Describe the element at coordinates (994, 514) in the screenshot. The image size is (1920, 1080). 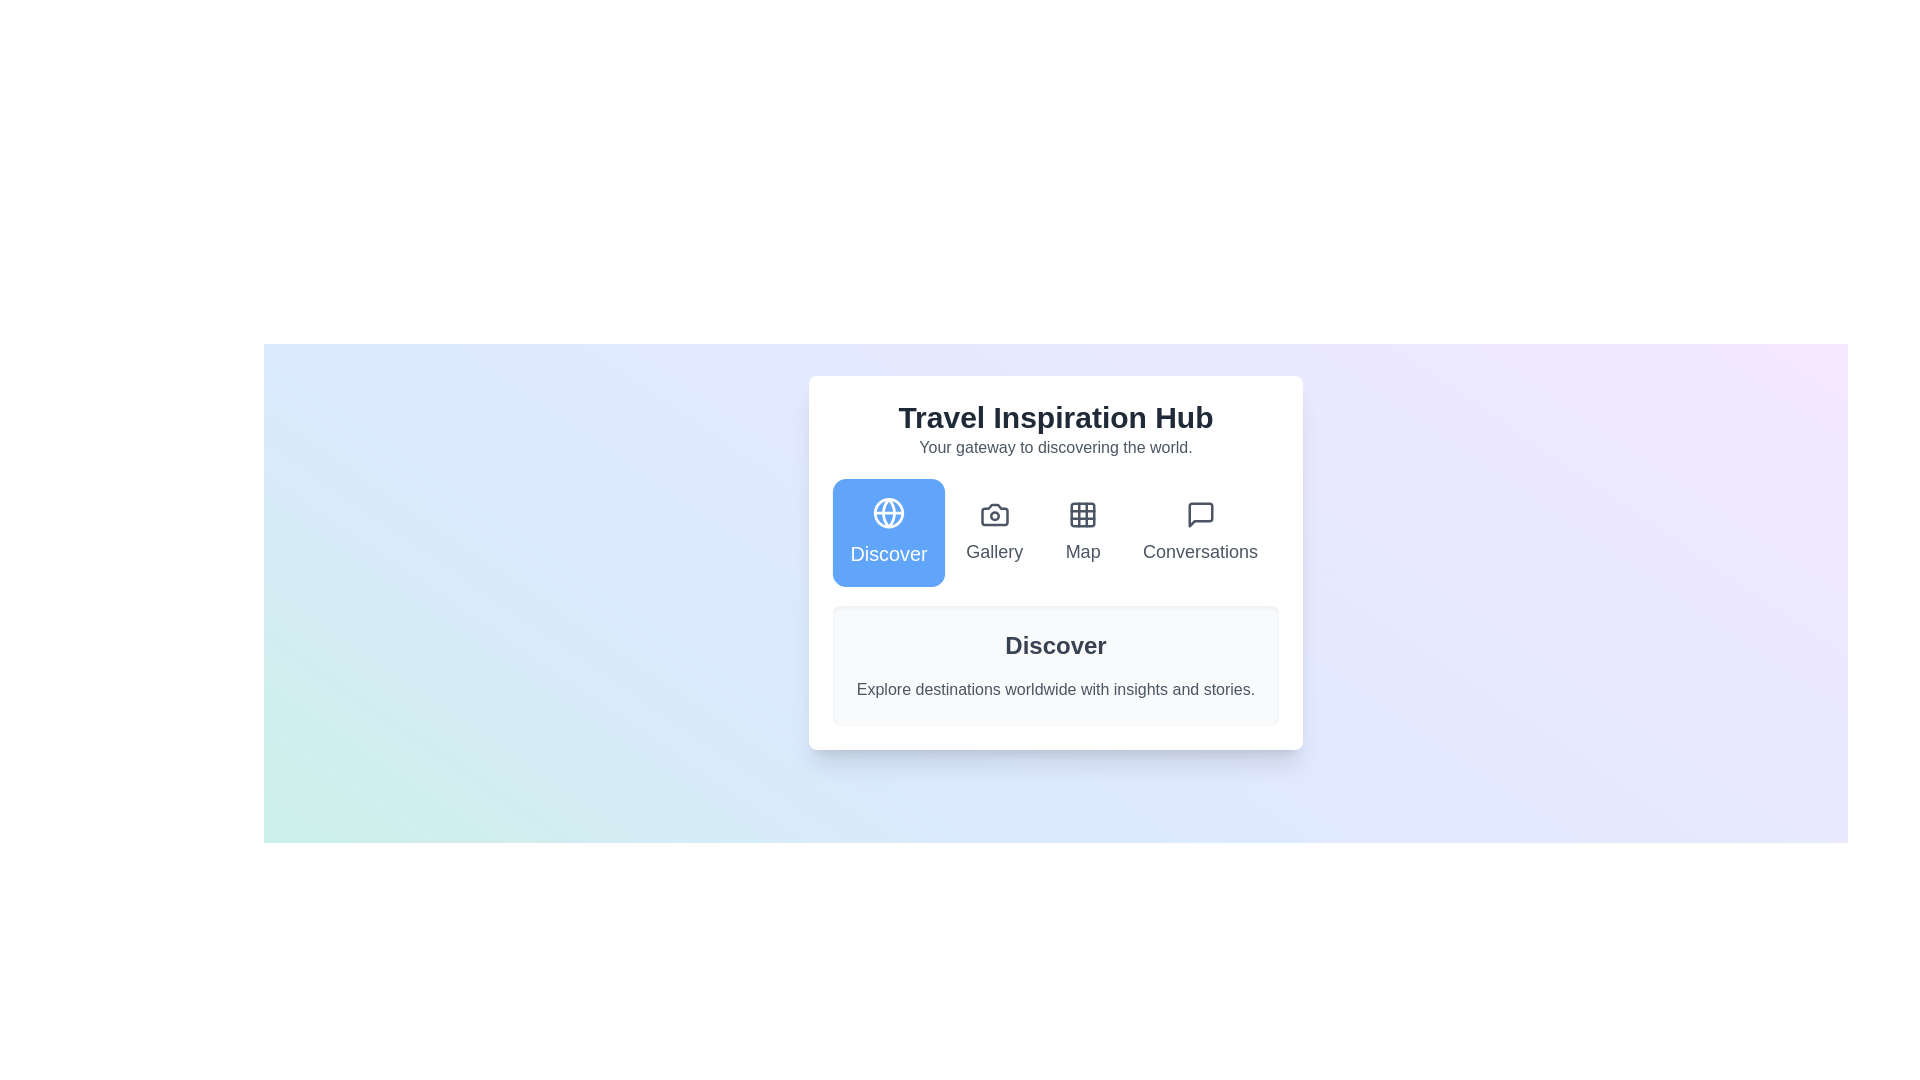
I see `the camera icon representing the 'Gallery' functionality, which is the second item from the left in the horizontal navigation layout, located between the 'Discover' and 'Map' buttons` at that location.